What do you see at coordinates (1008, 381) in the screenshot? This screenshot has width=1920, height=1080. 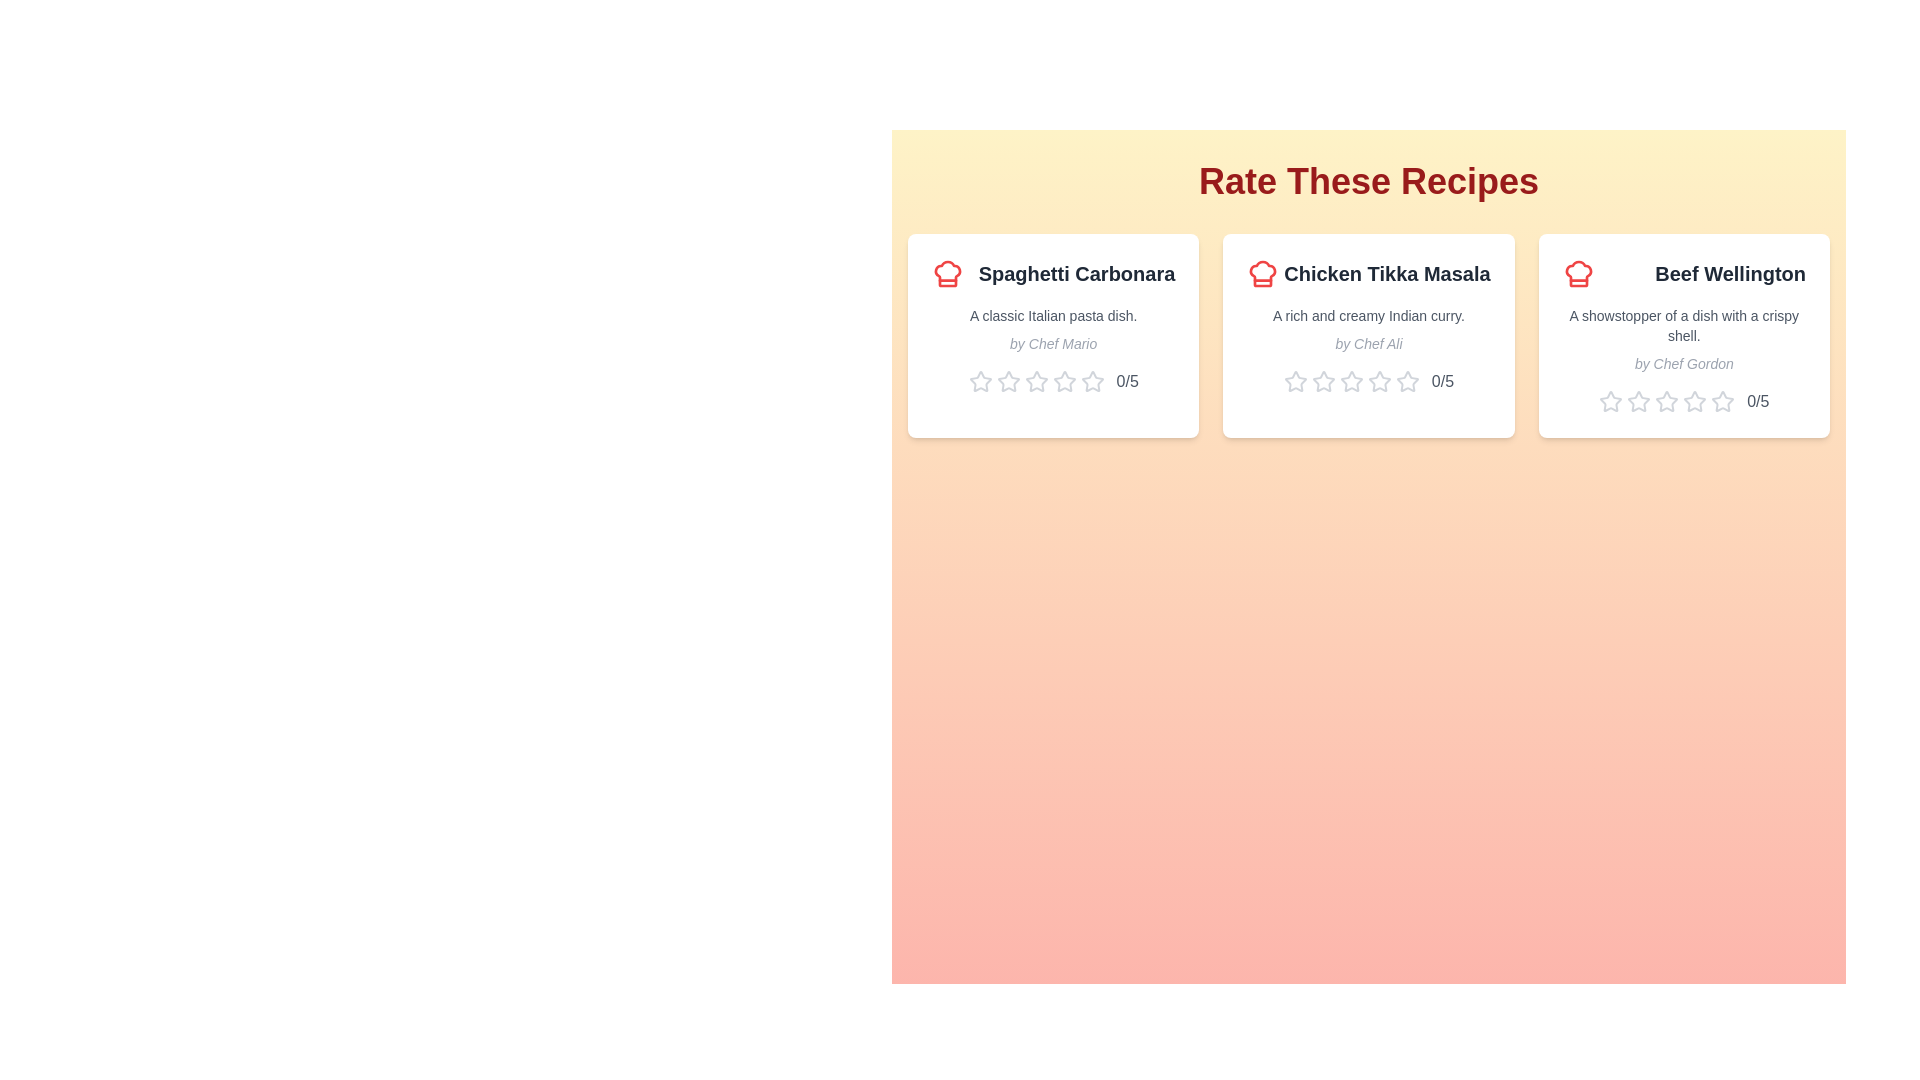 I see `the rating for a recipe to 2 stars` at bounding box center [1008, 381].